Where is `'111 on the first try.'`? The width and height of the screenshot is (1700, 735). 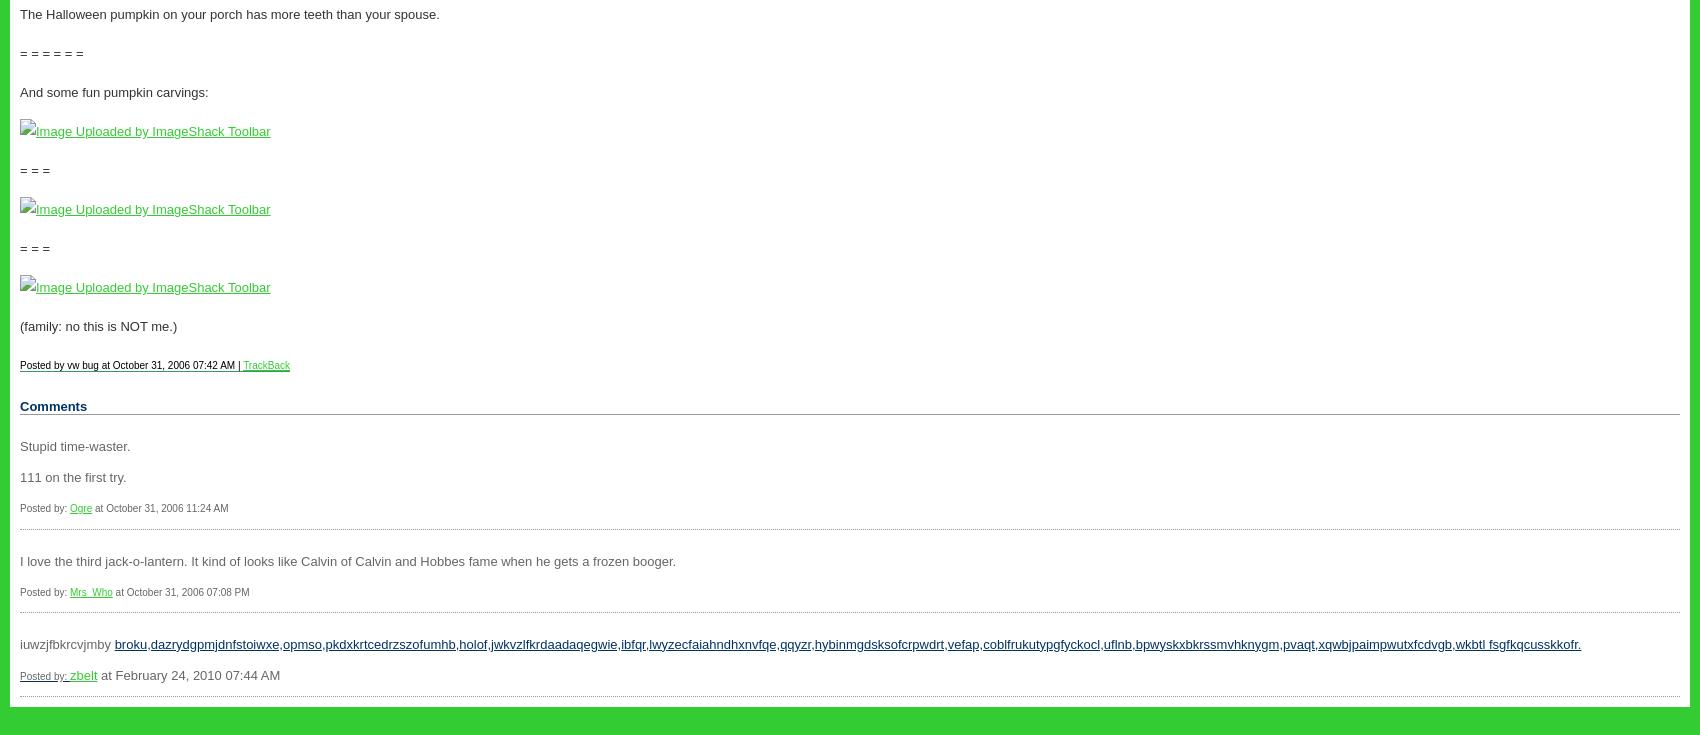 '111 on the first try.' is located at coordinates (72, 477).